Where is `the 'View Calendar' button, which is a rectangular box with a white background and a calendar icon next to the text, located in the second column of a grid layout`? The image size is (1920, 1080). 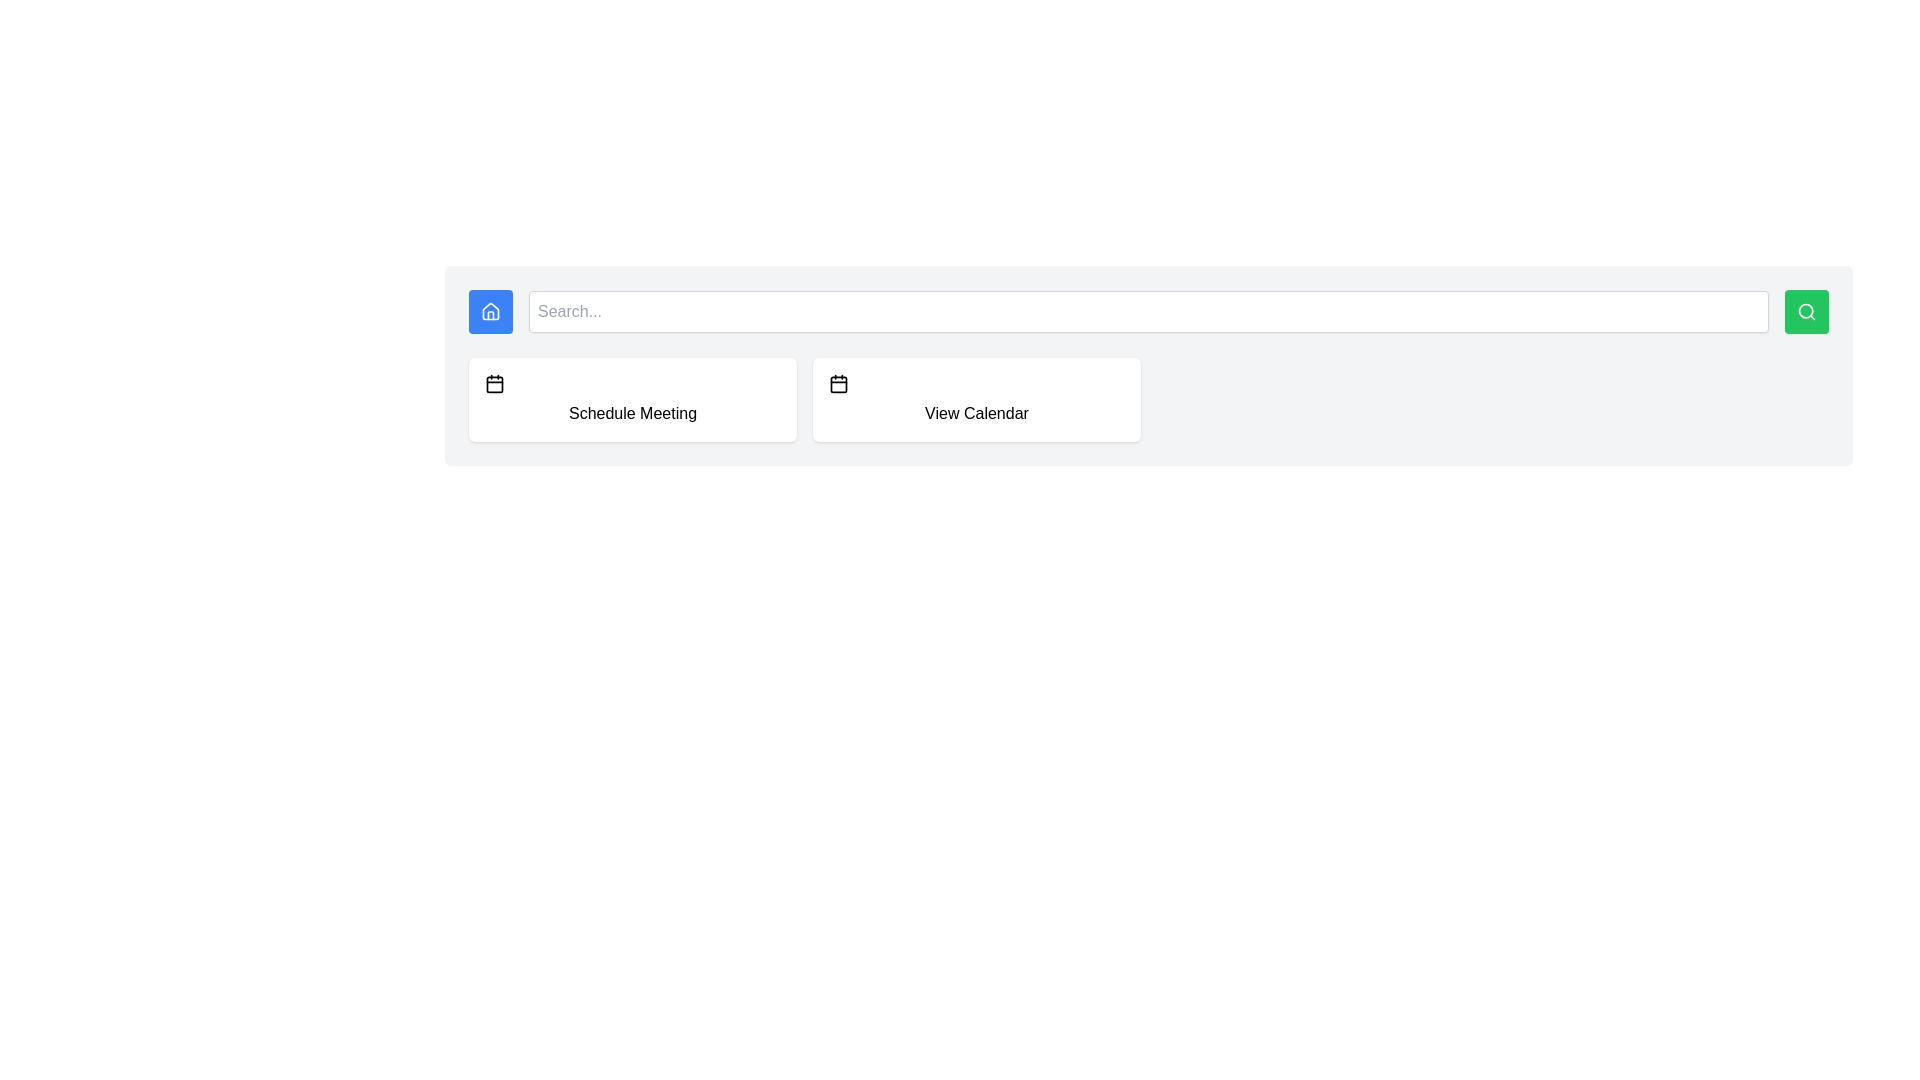 the 'View Calendar' button, which is a rectangular box with a white background and a calendar icon next to the text, located in the second column of a grid layout is located at coordinates (977, 400).